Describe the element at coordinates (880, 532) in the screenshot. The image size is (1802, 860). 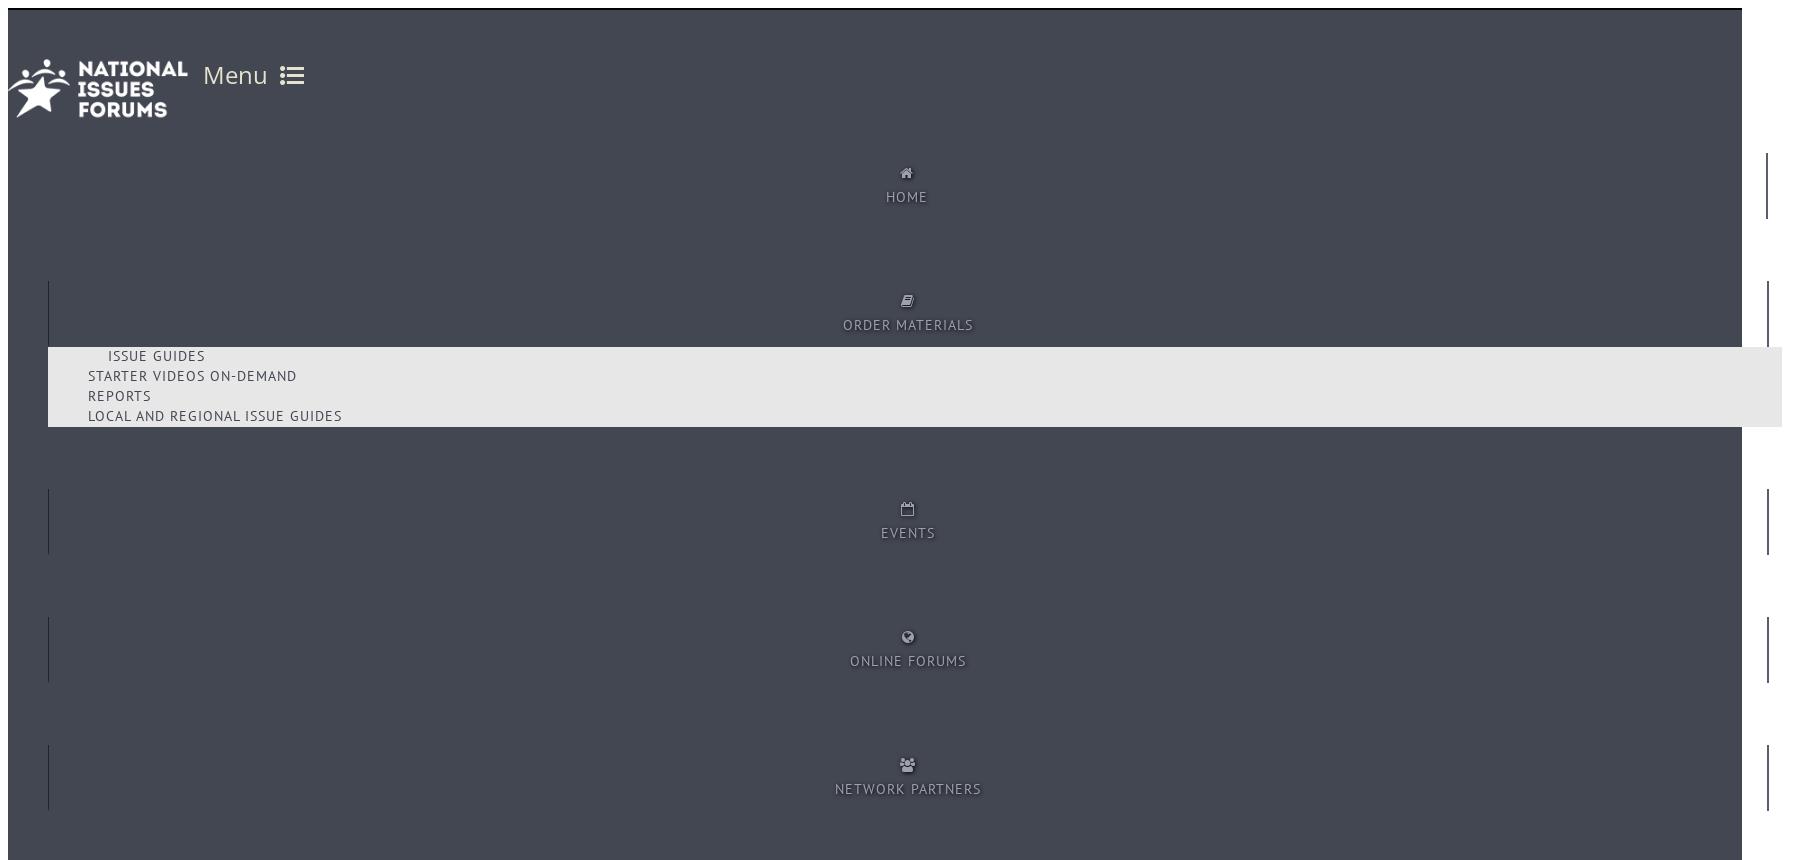
I see `'Events'` at that location.